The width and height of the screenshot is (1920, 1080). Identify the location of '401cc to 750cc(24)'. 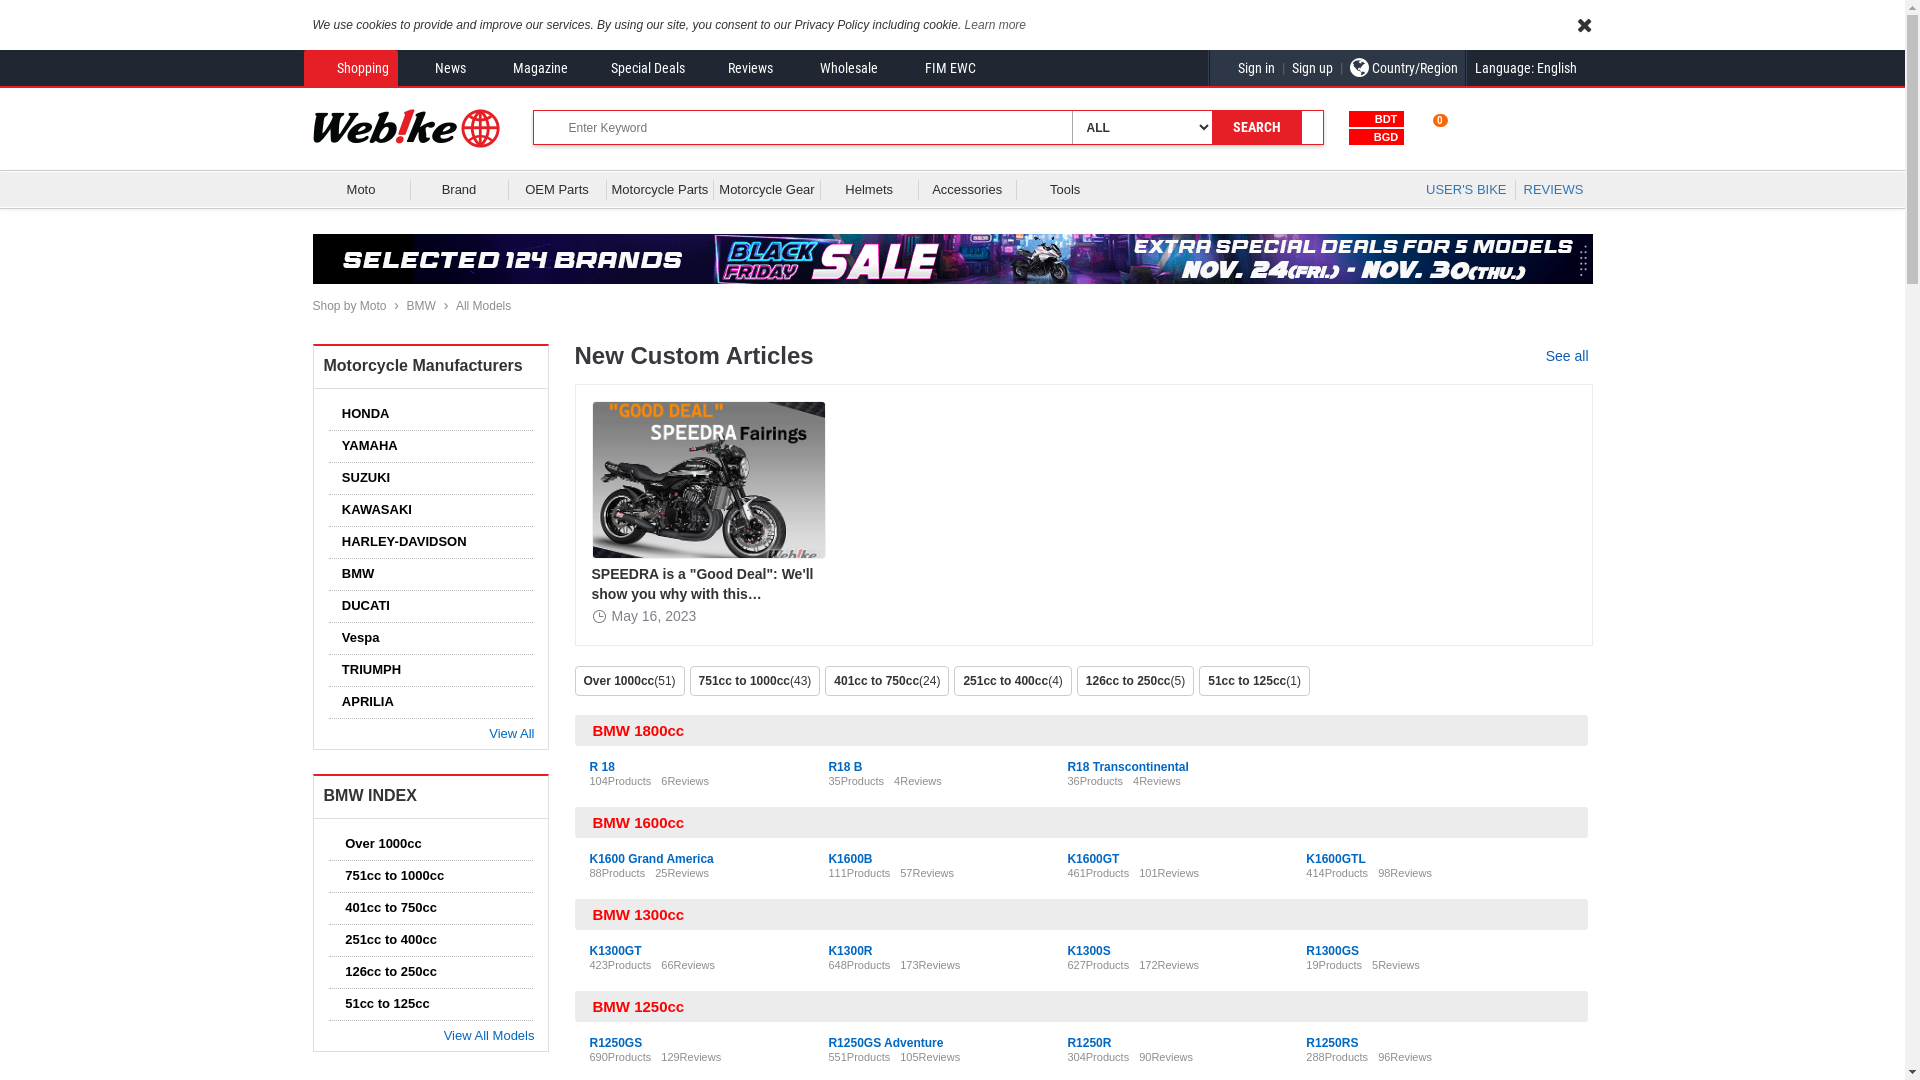
(825, 680).